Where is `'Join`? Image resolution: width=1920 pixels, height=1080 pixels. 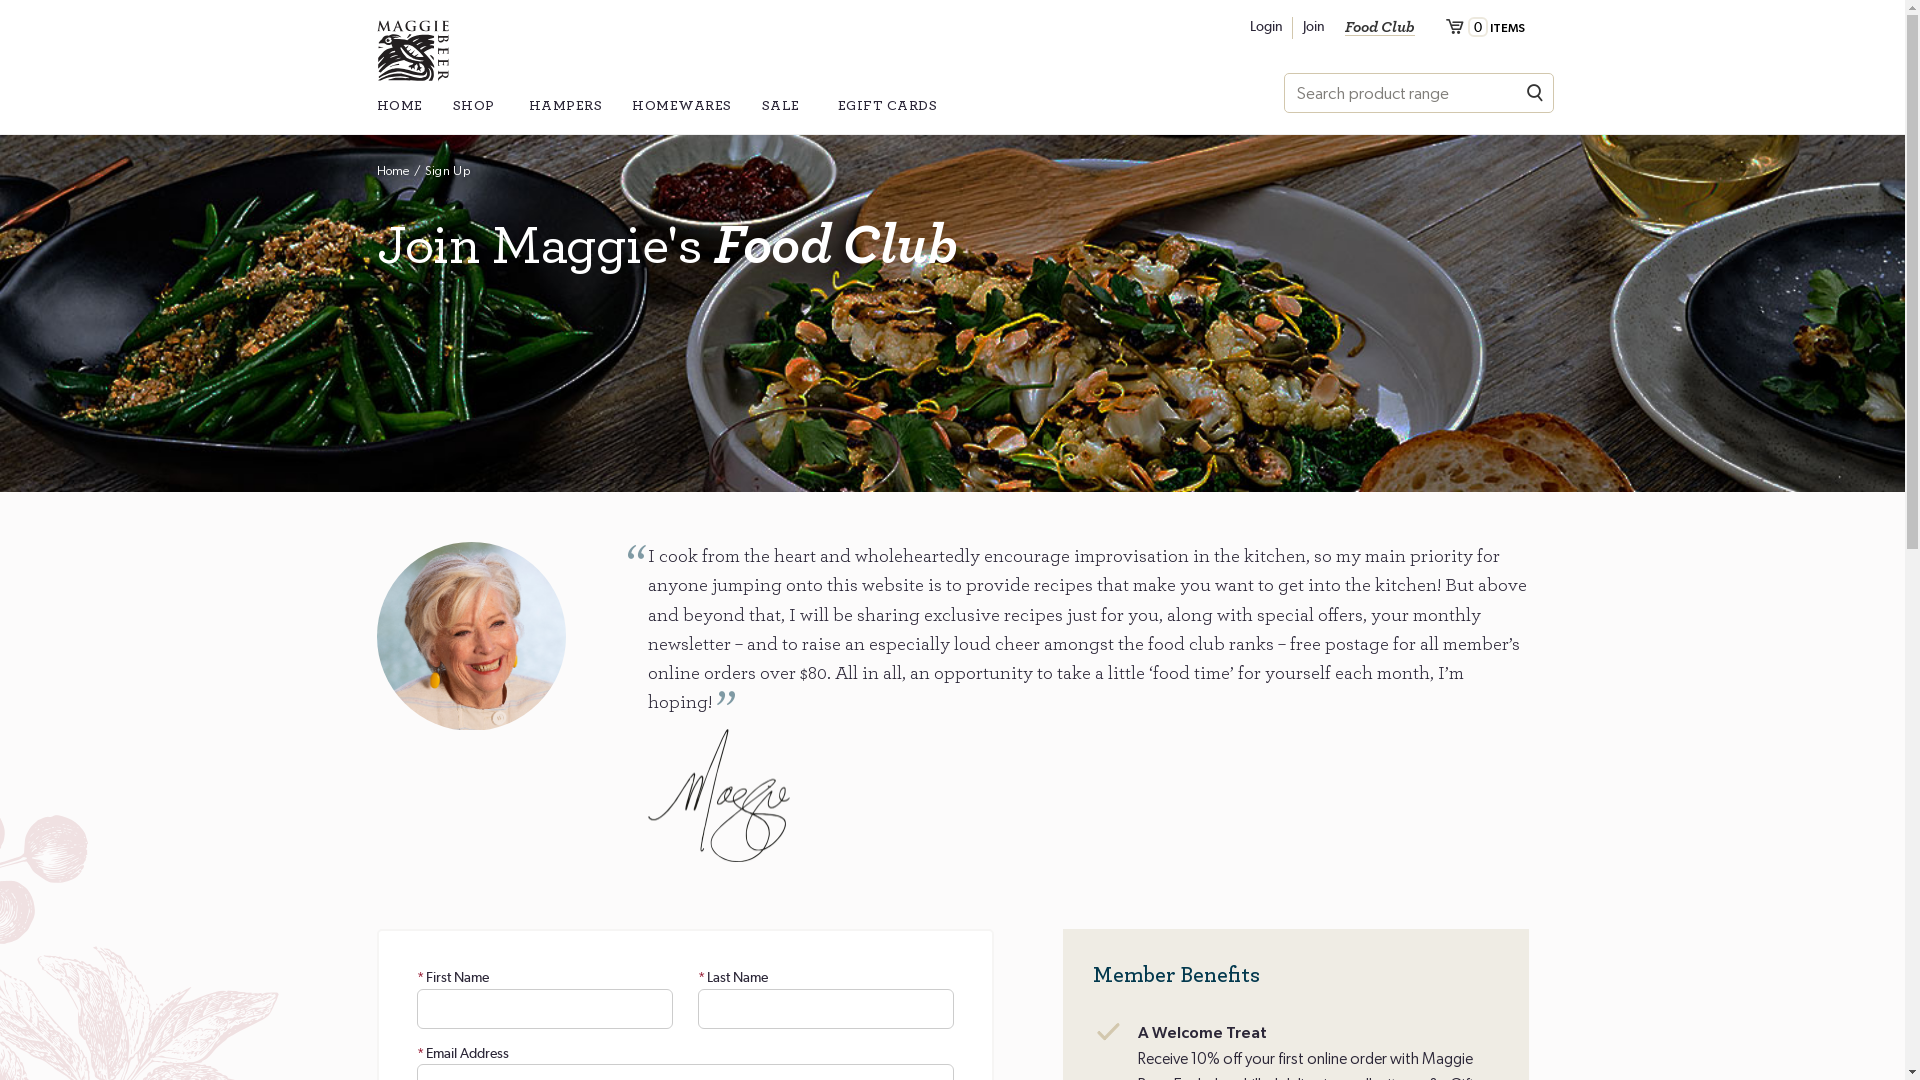
'Join is located at coordinates (1353, 27).